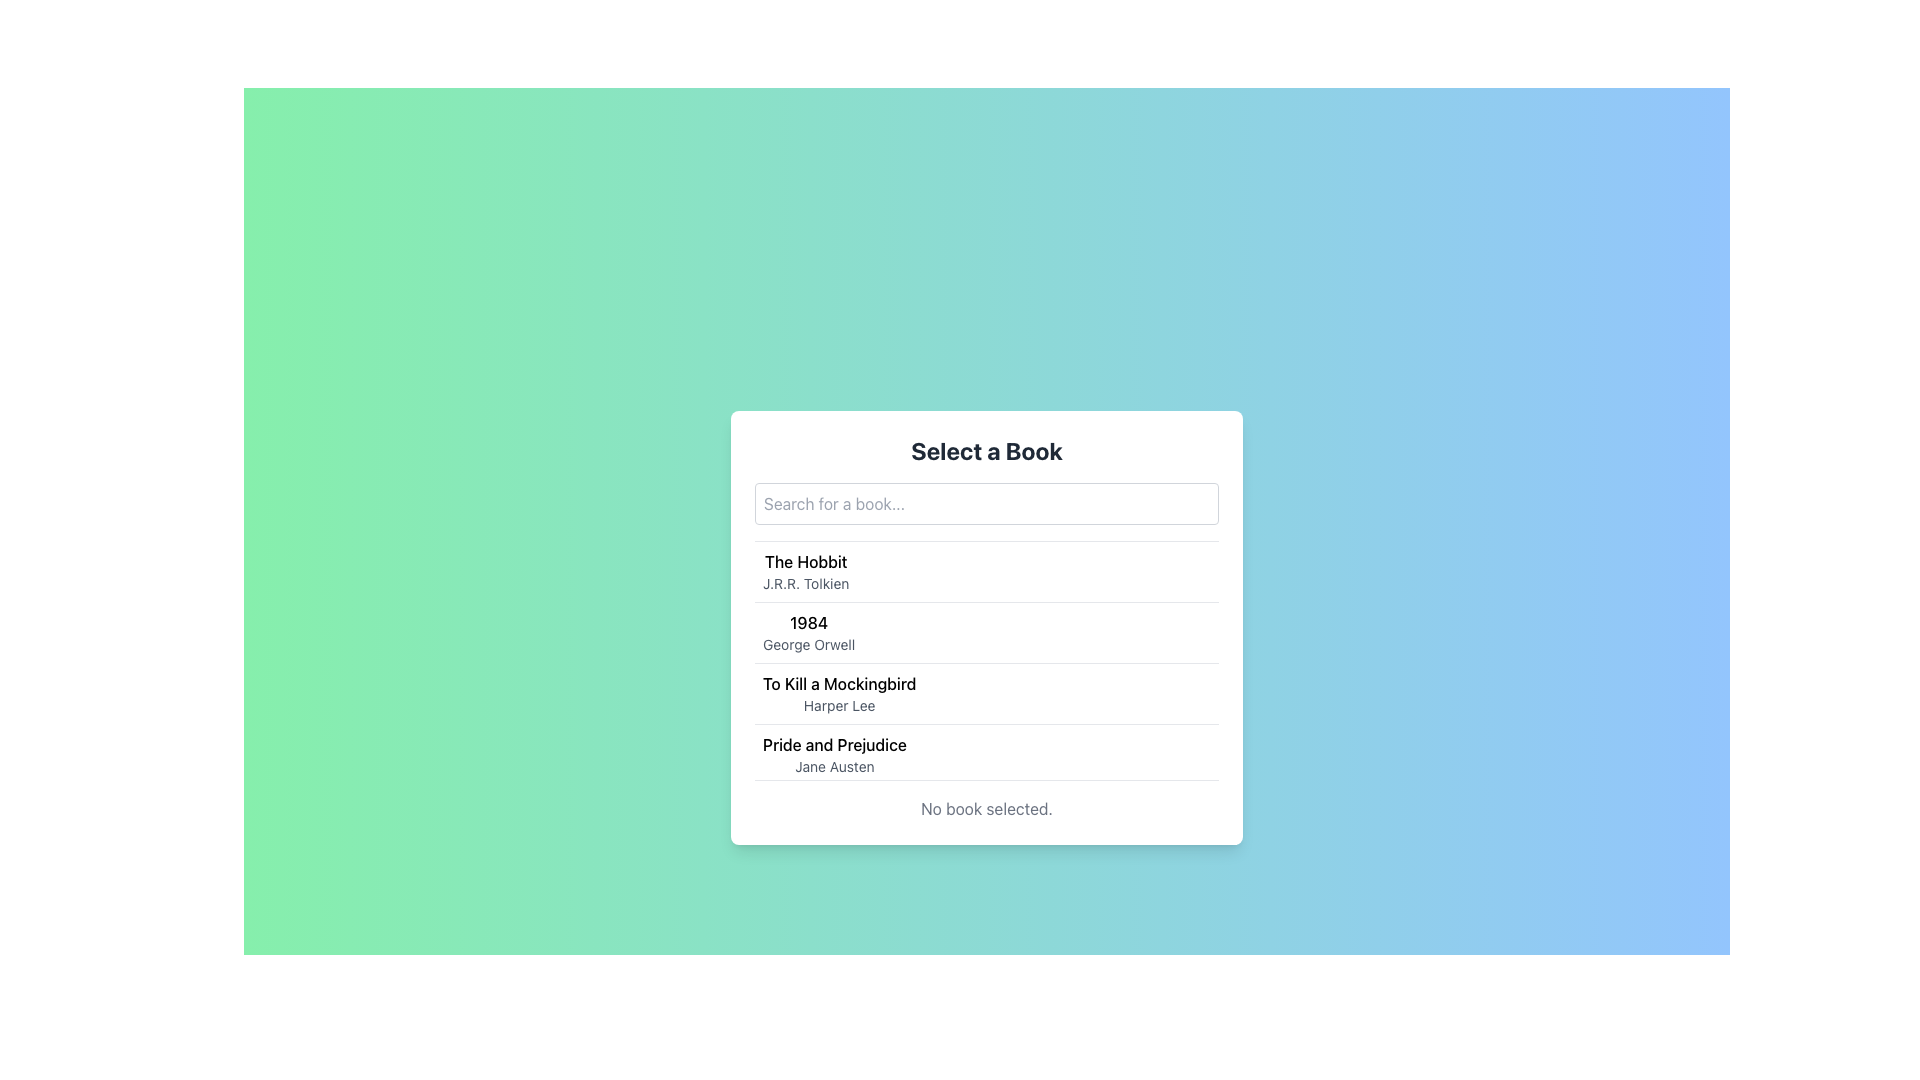  I want to click on the first list item displaying 'The Hobbit' by 'J.R.R. Tolkien', so click(987, 571).